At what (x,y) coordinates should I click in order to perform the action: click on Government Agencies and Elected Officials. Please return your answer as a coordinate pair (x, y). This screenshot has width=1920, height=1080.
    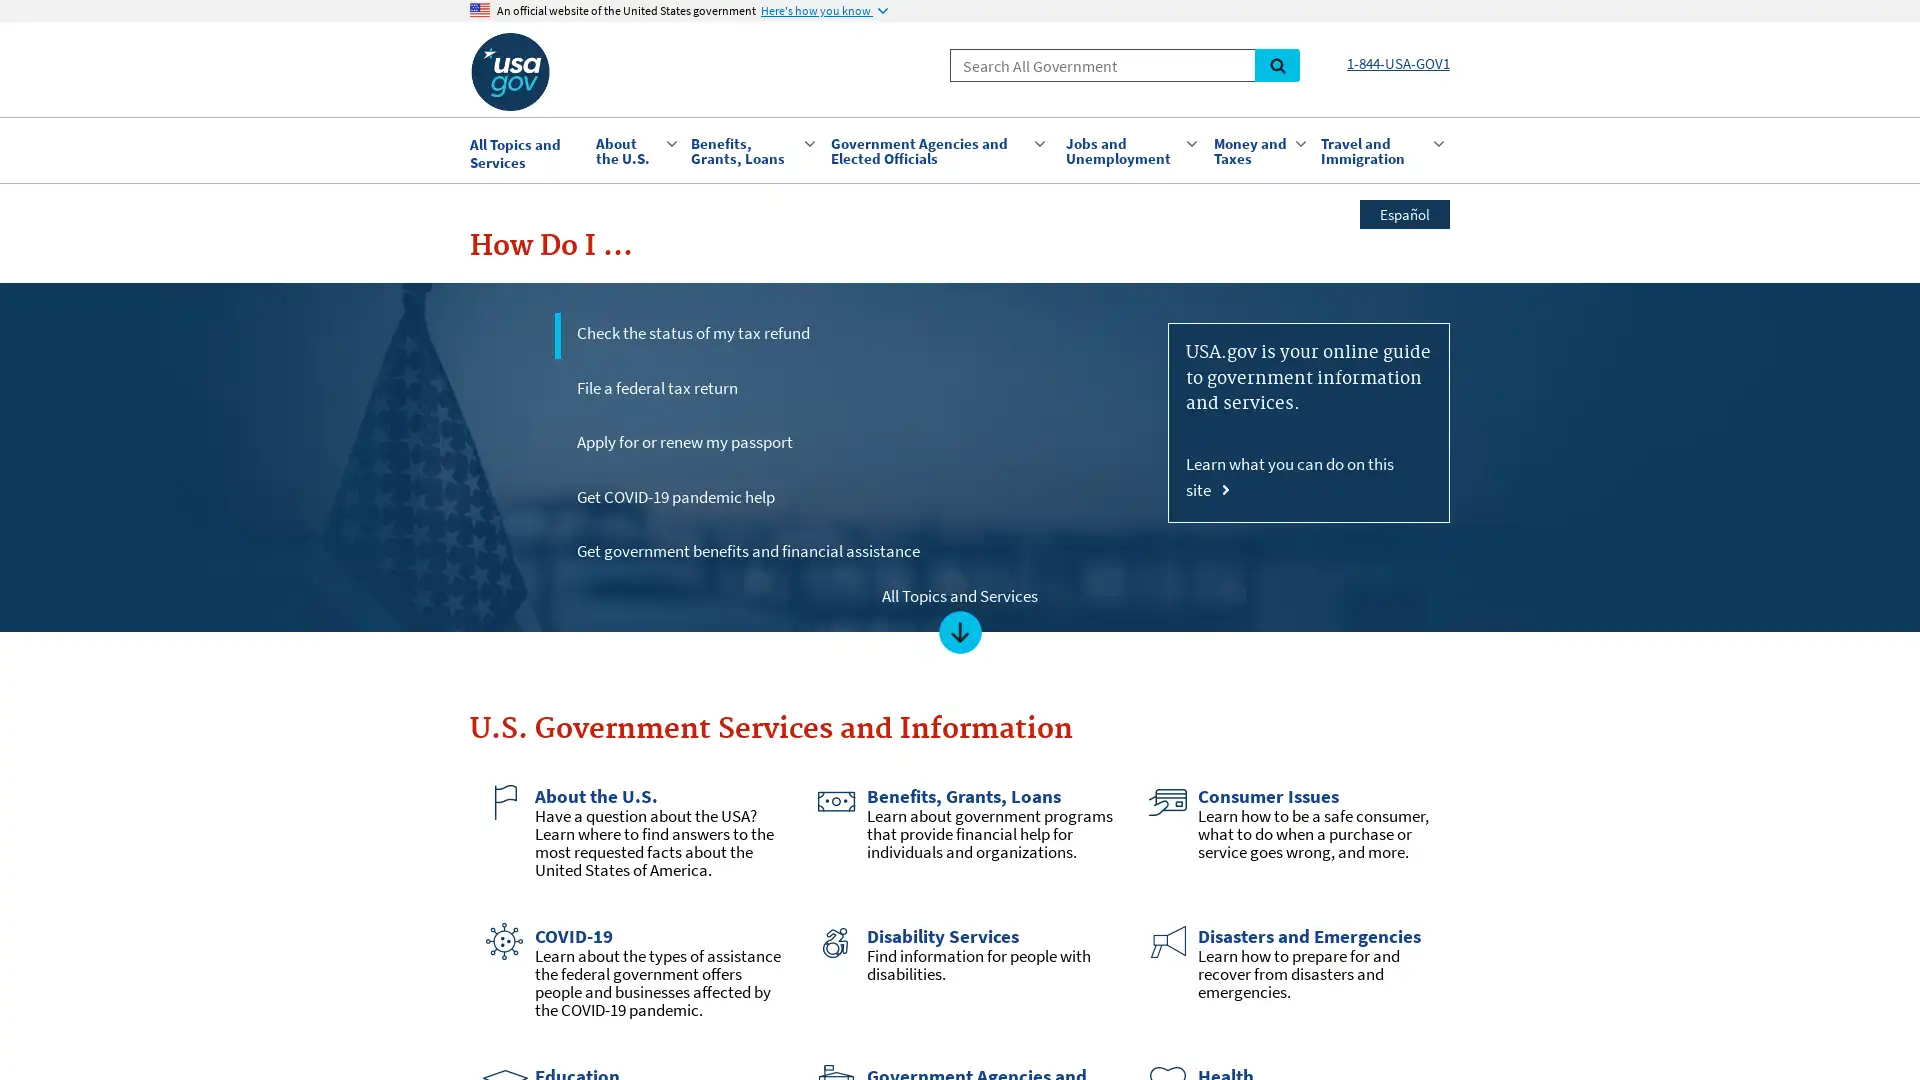
    Looking at the image, I should click on (936, 149).